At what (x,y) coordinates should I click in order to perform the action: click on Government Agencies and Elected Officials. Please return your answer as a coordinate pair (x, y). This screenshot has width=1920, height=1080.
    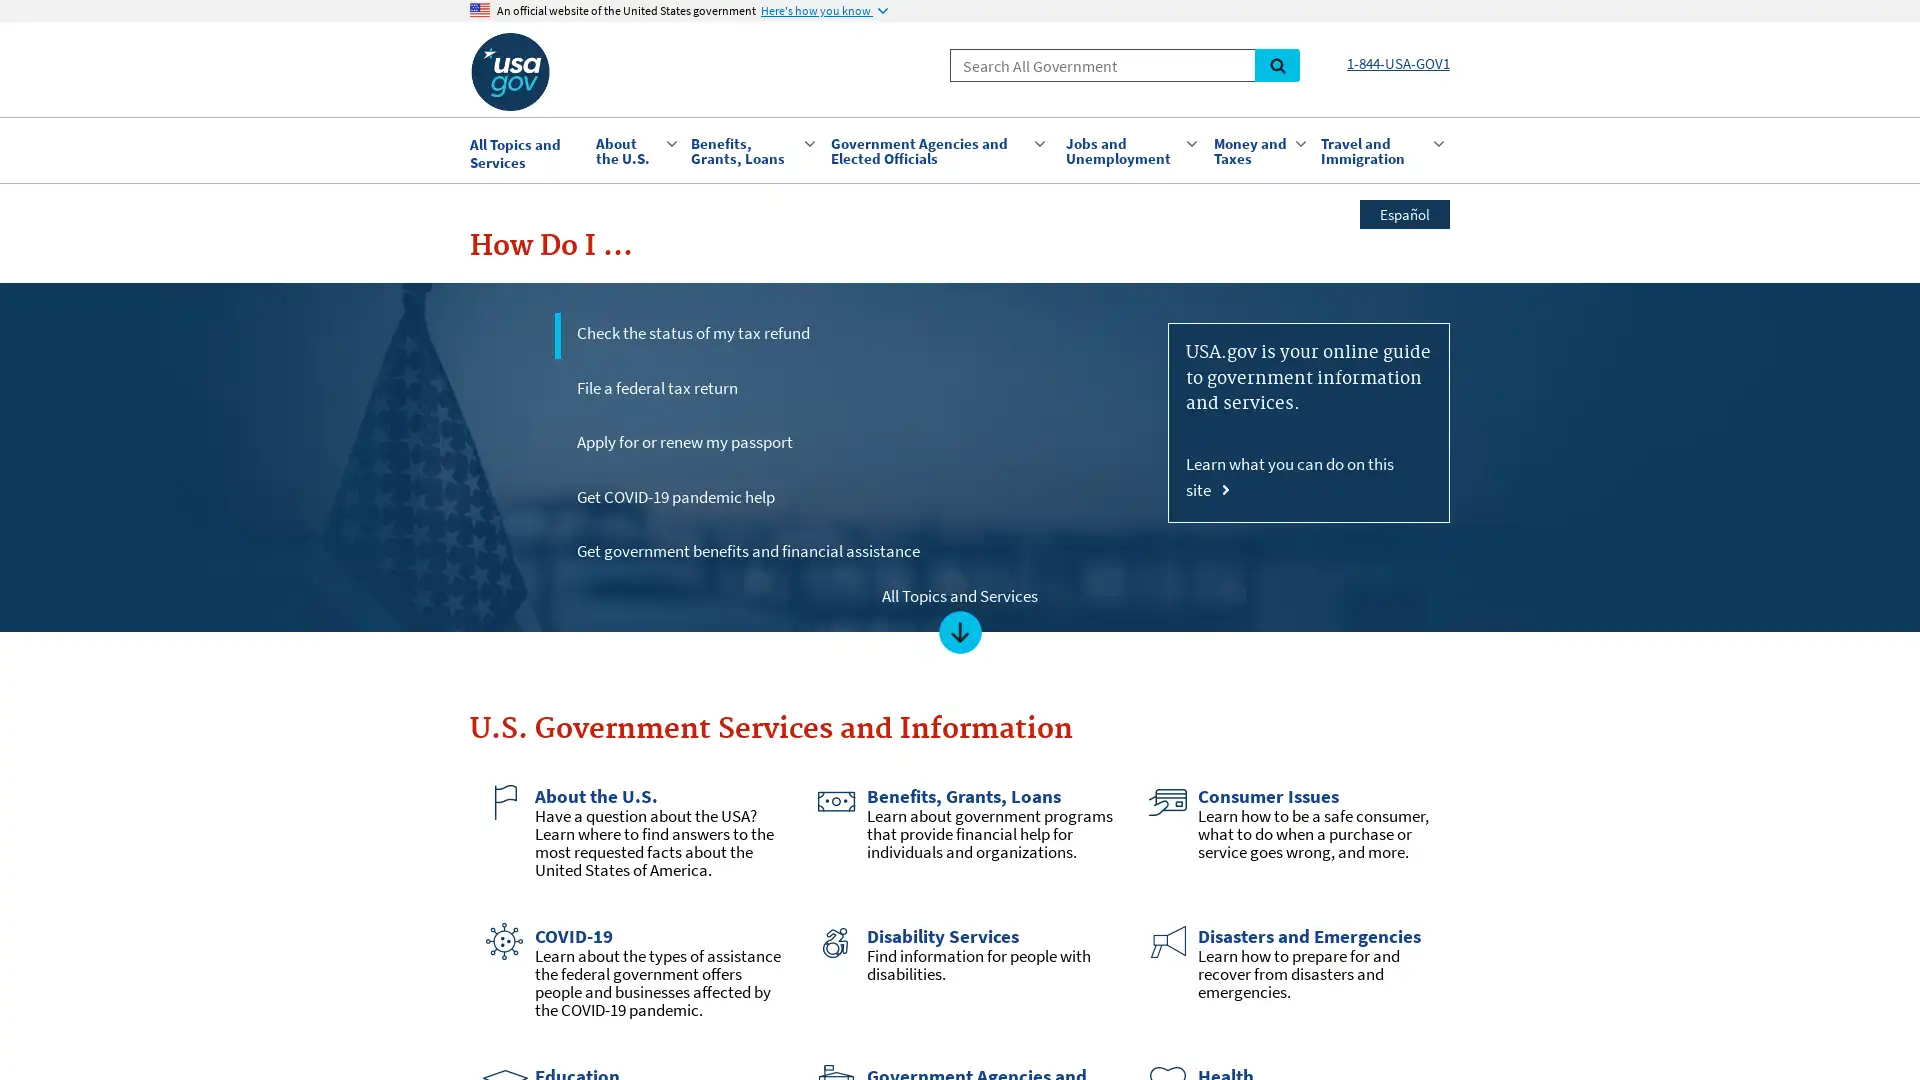
    Looking at the image, I should click on (936, 149).